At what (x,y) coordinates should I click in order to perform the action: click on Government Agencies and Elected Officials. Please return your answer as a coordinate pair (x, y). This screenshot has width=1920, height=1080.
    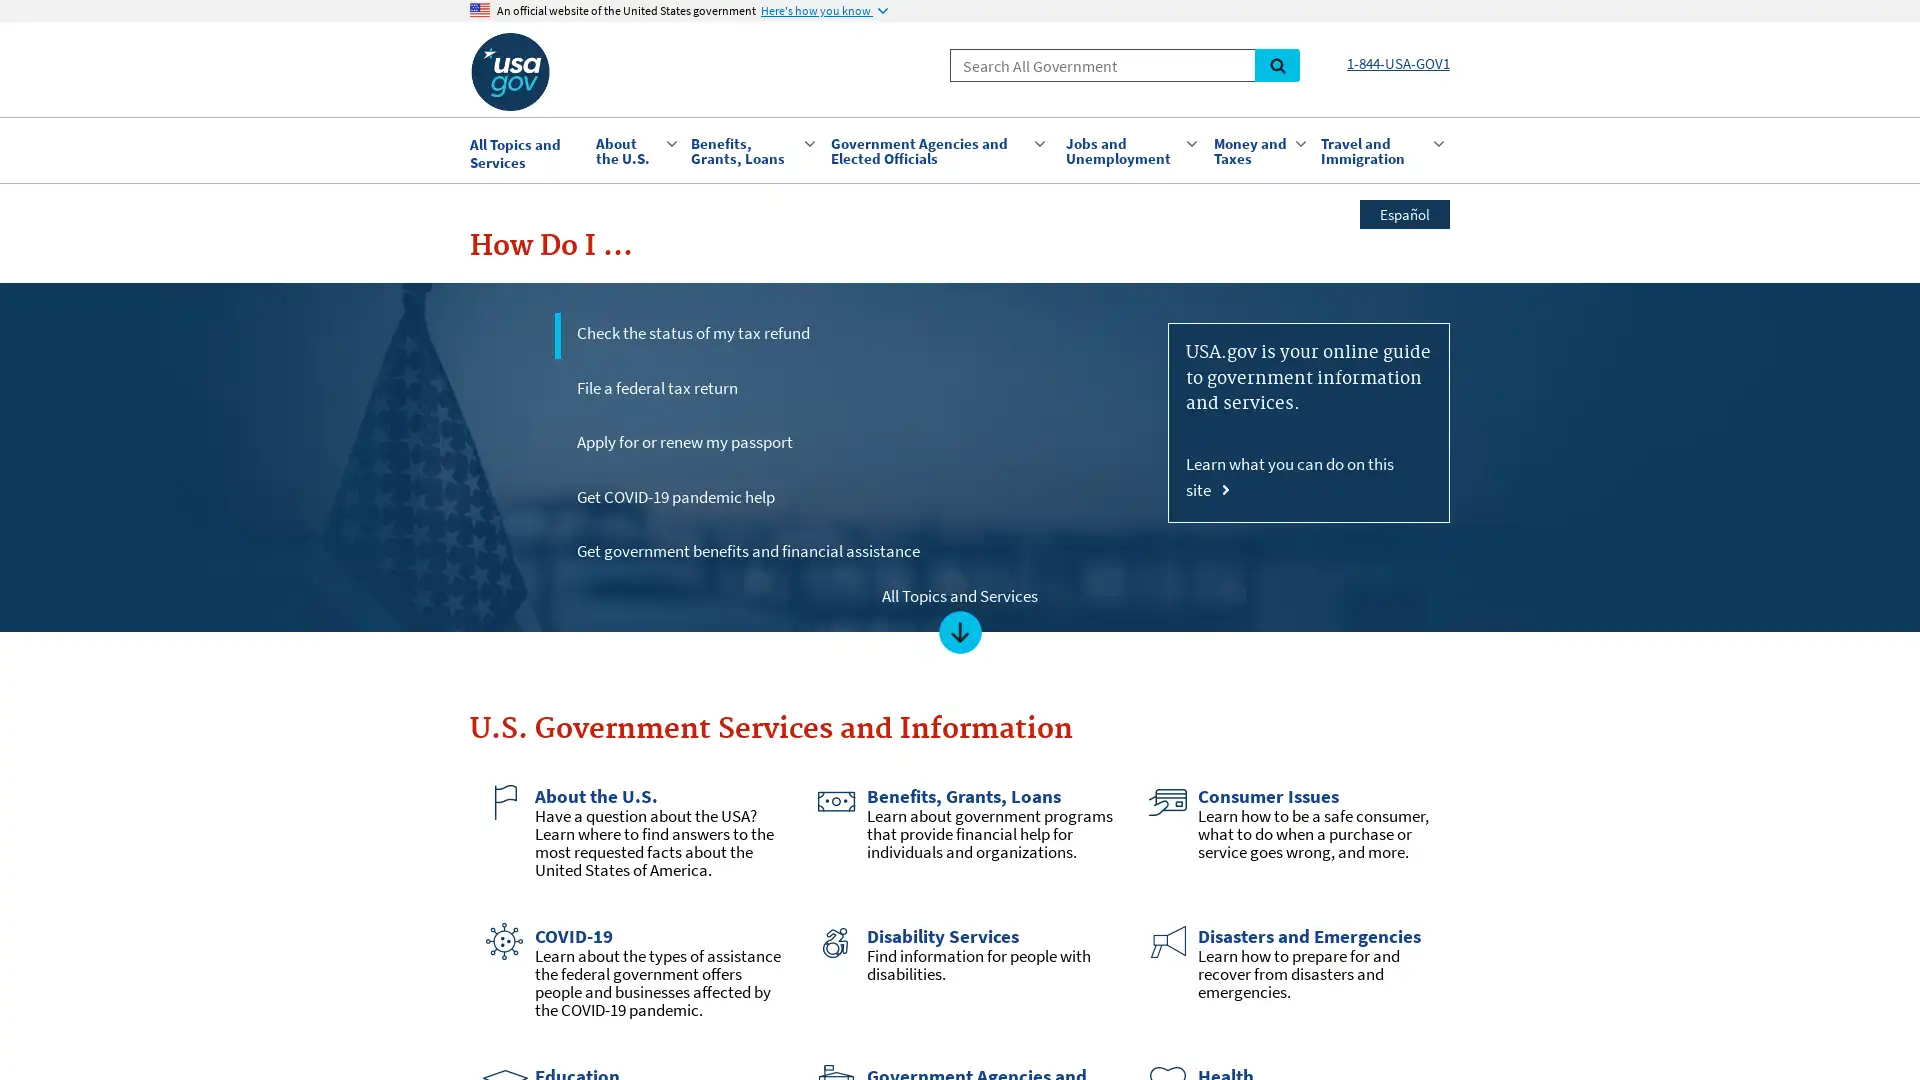
    Looking at the image, I should click on (936, 149).